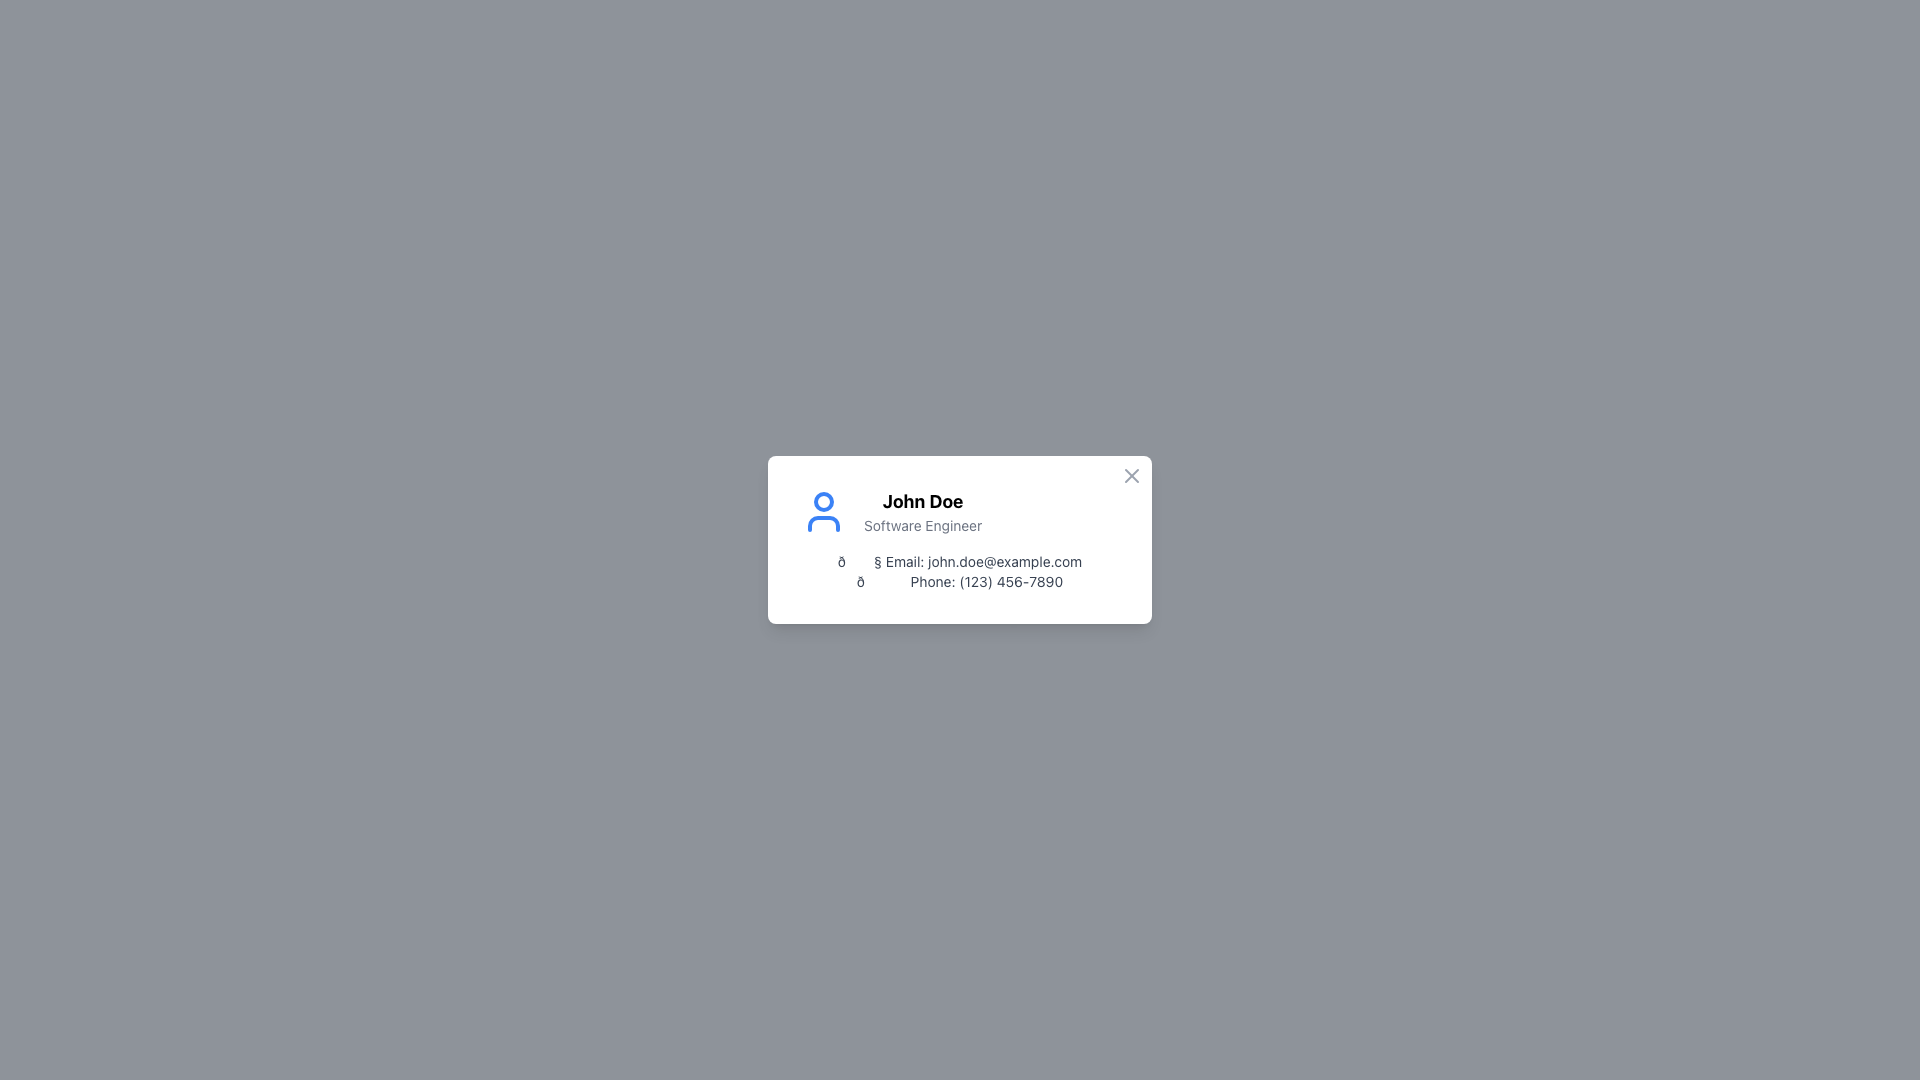 The width and height of the screenshot is (1920, 1080). I want to click on the text label displaying the job title or role, located below the name 'John Doe' in the upper section of the card layout, so click(922, 524).